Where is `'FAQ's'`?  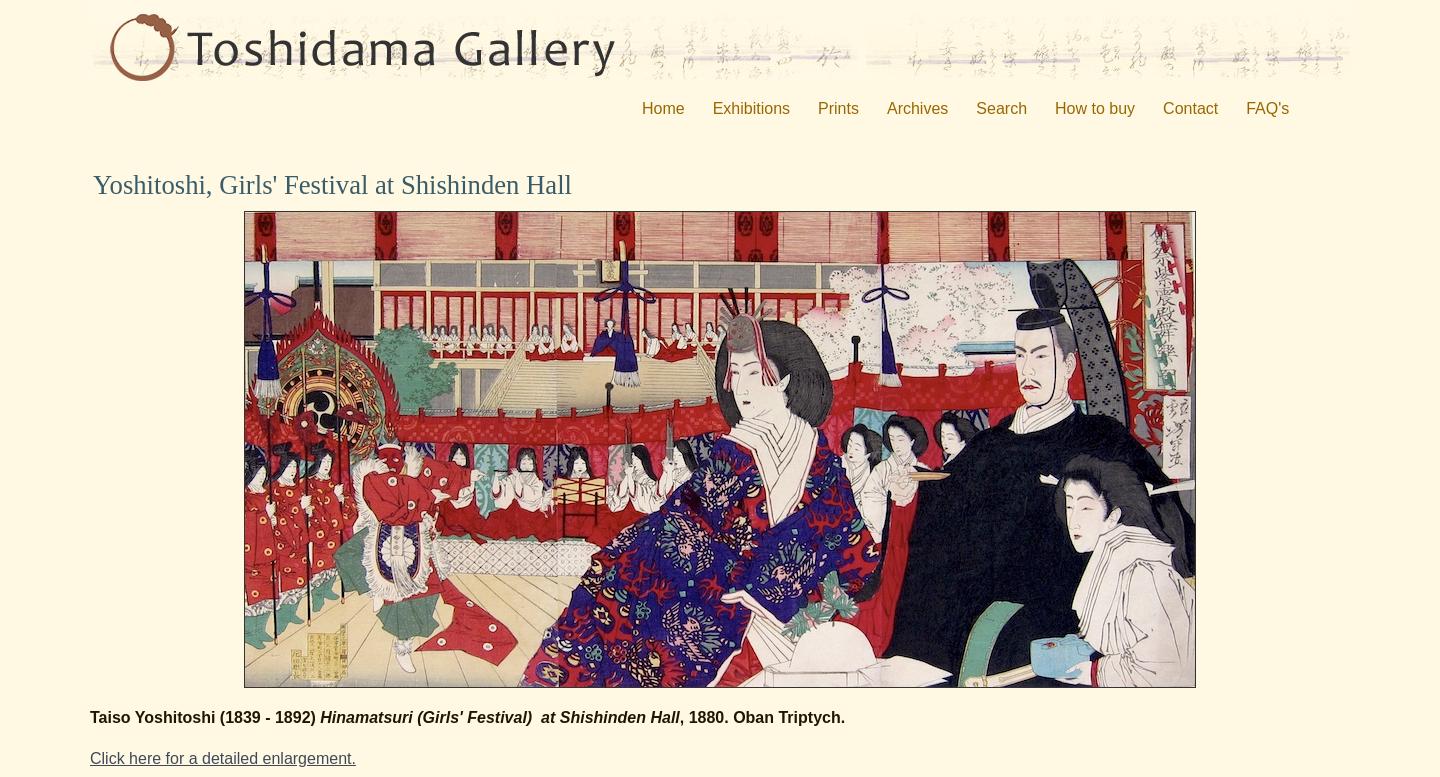
'FAQ's' is located at coordinates (1267, 107).